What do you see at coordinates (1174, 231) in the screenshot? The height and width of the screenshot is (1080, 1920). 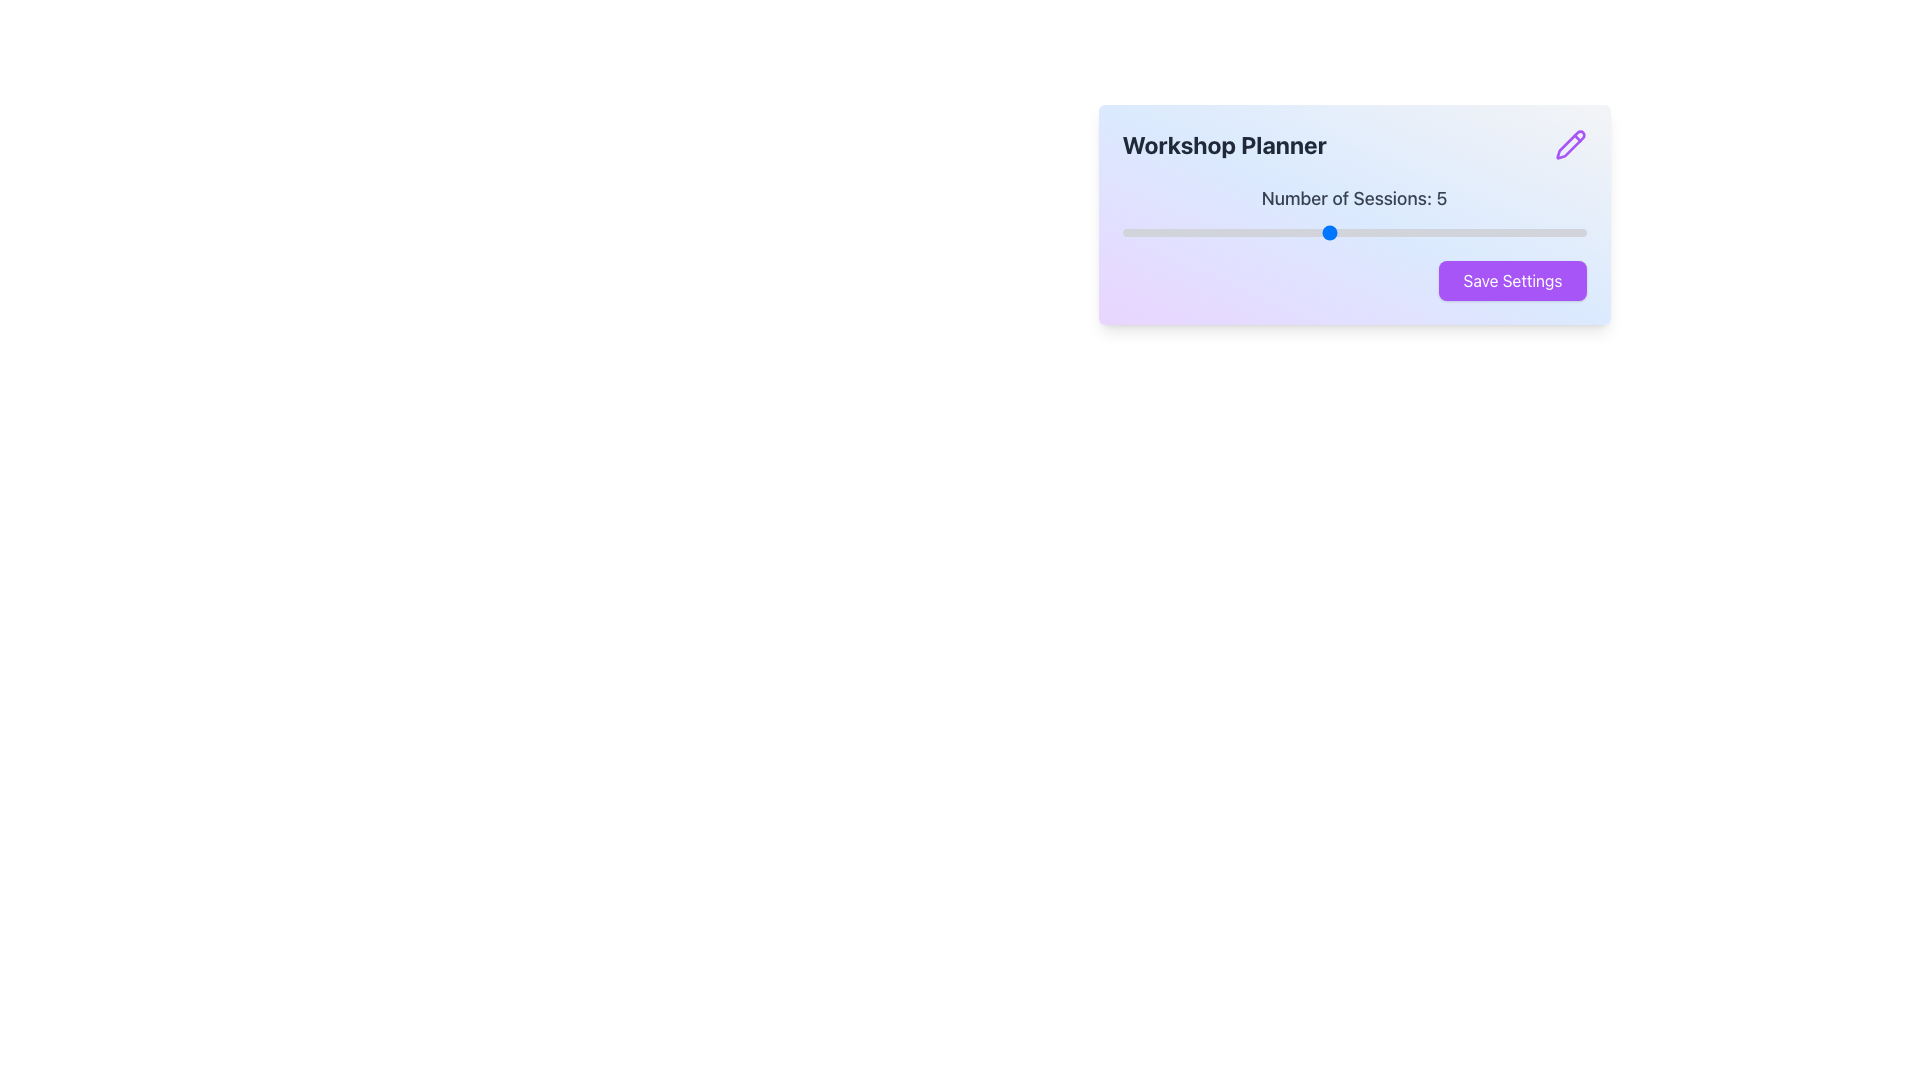 I see `the slider` at bounding box center [1174, 231].